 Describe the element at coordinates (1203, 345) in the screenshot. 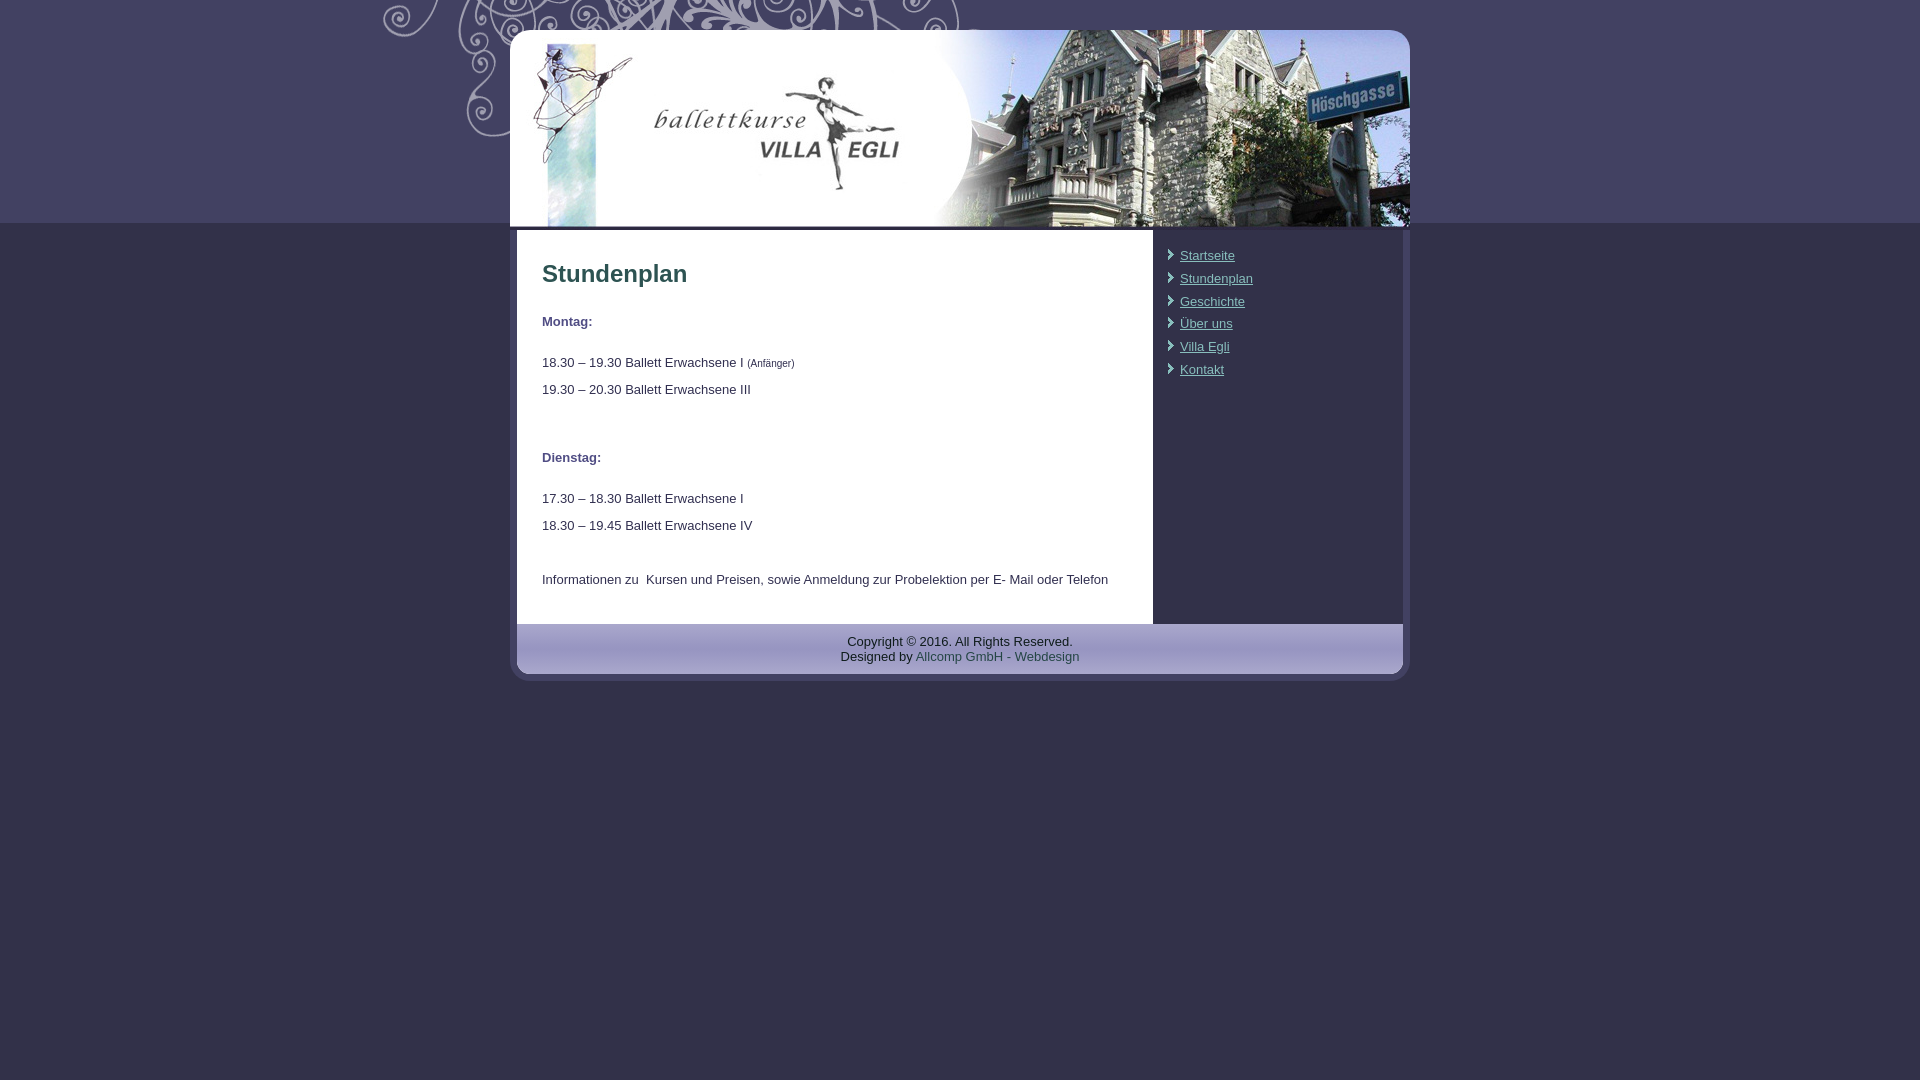

I see `'Villa Egli'` at that location.